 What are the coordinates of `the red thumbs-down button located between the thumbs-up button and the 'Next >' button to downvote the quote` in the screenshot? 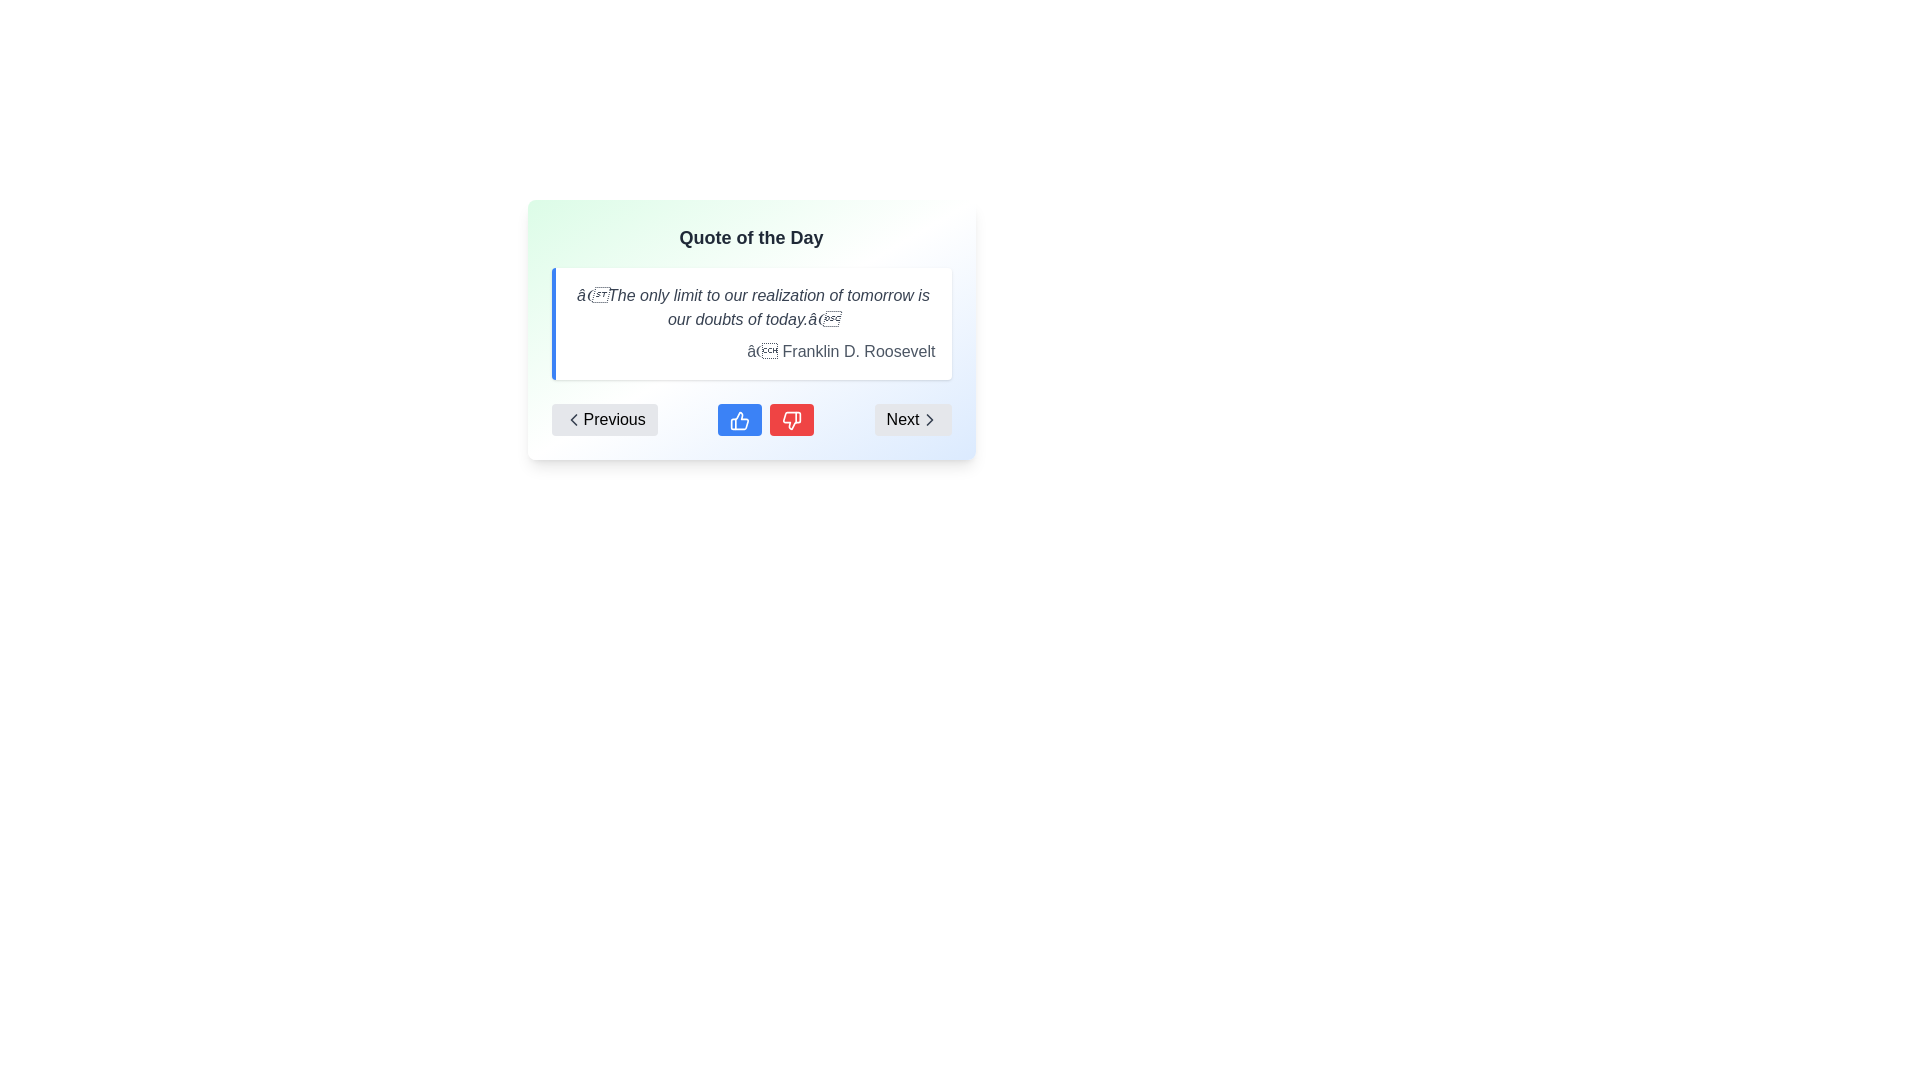 It's located at (791, 419).